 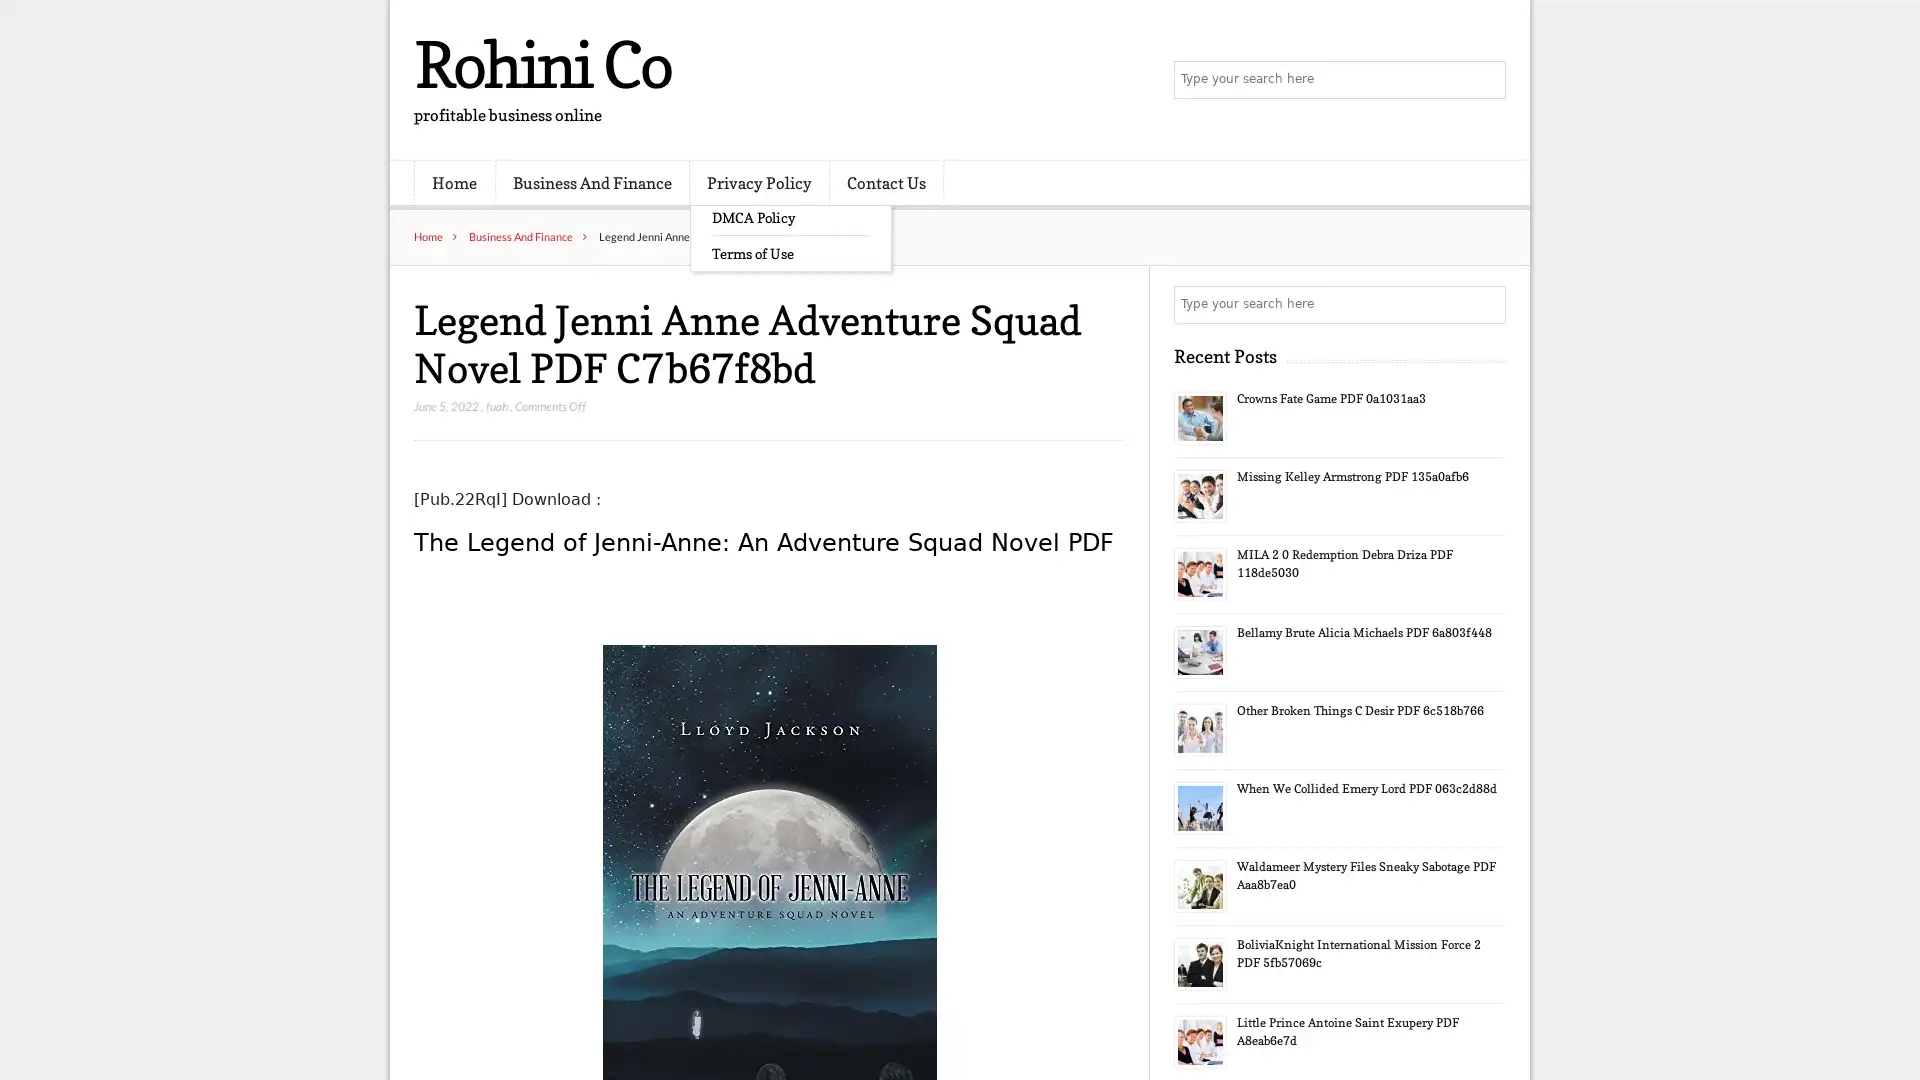 I want to click on Search, so click(x=1485, y=304).